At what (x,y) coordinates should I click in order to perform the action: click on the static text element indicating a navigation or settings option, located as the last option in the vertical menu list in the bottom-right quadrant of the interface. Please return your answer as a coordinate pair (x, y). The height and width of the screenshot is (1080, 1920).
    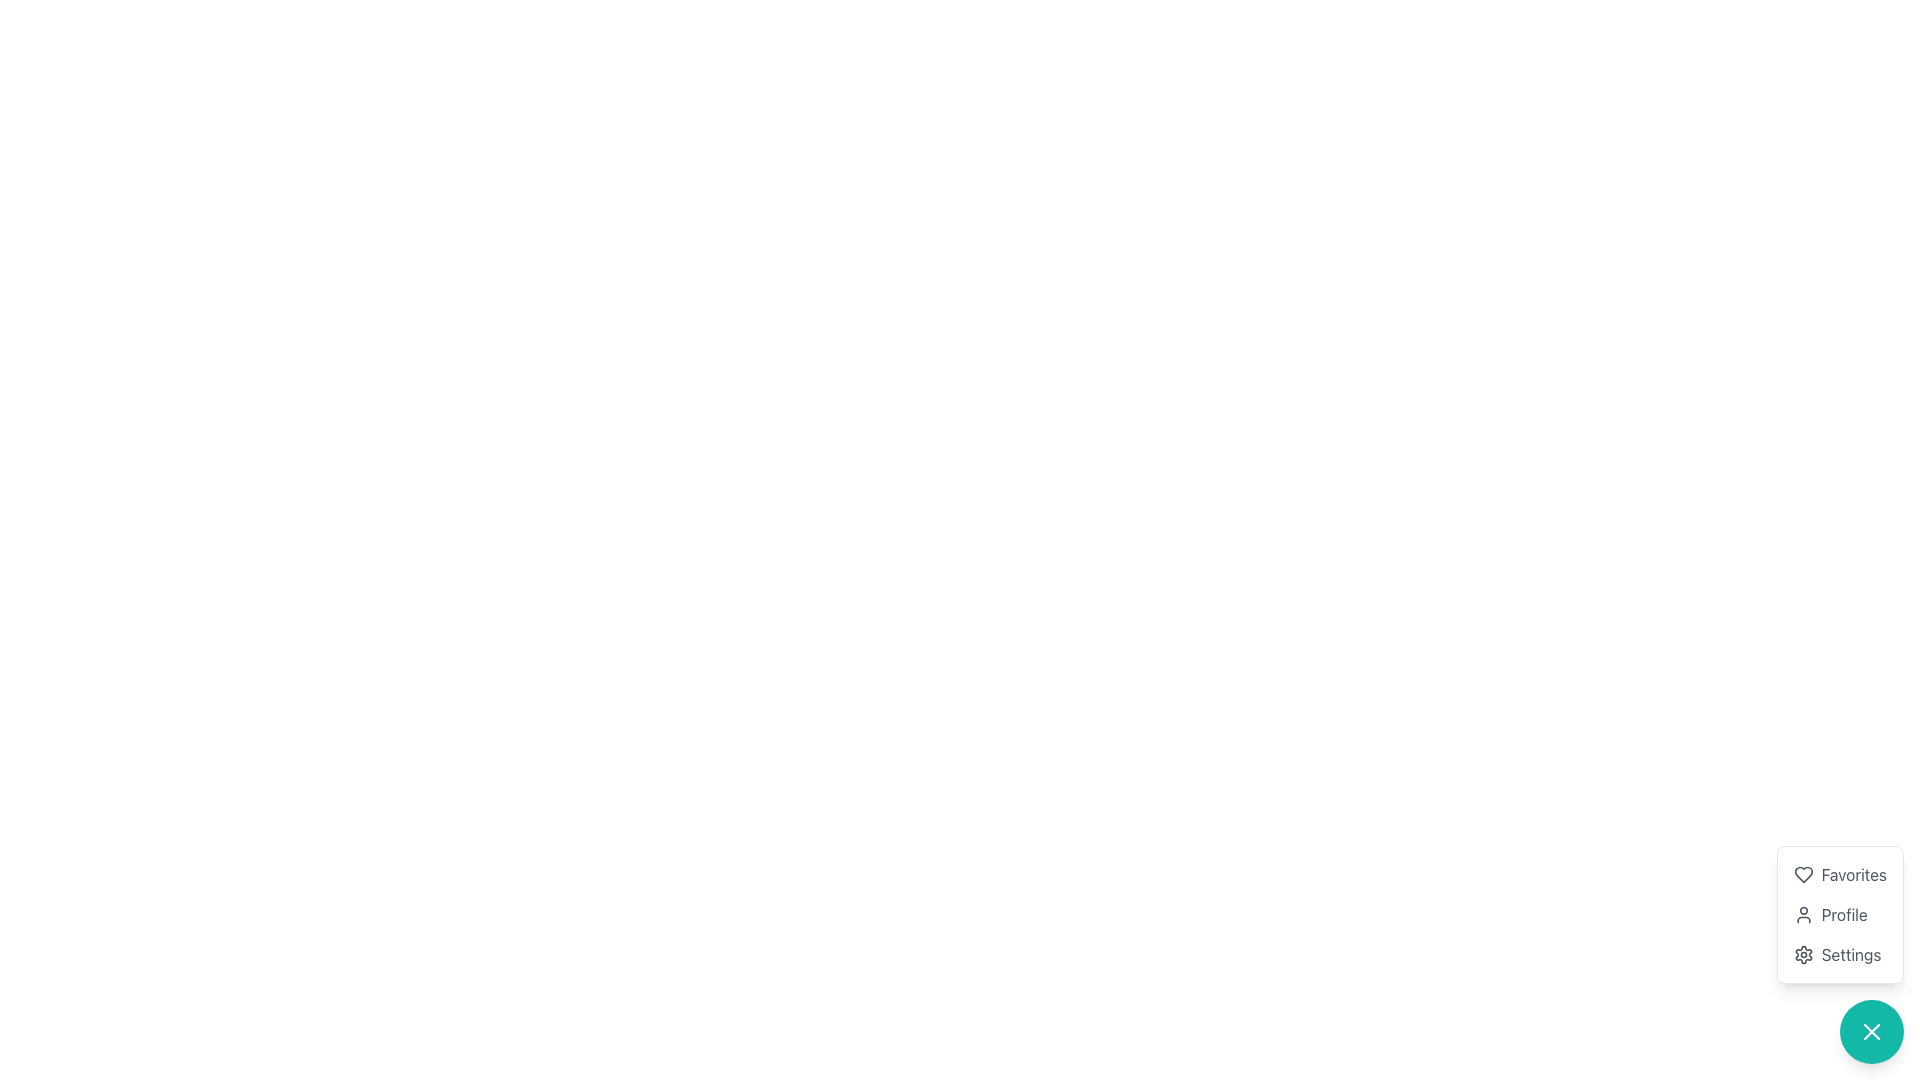
    Looking at the image, I should click on (1850, 954).